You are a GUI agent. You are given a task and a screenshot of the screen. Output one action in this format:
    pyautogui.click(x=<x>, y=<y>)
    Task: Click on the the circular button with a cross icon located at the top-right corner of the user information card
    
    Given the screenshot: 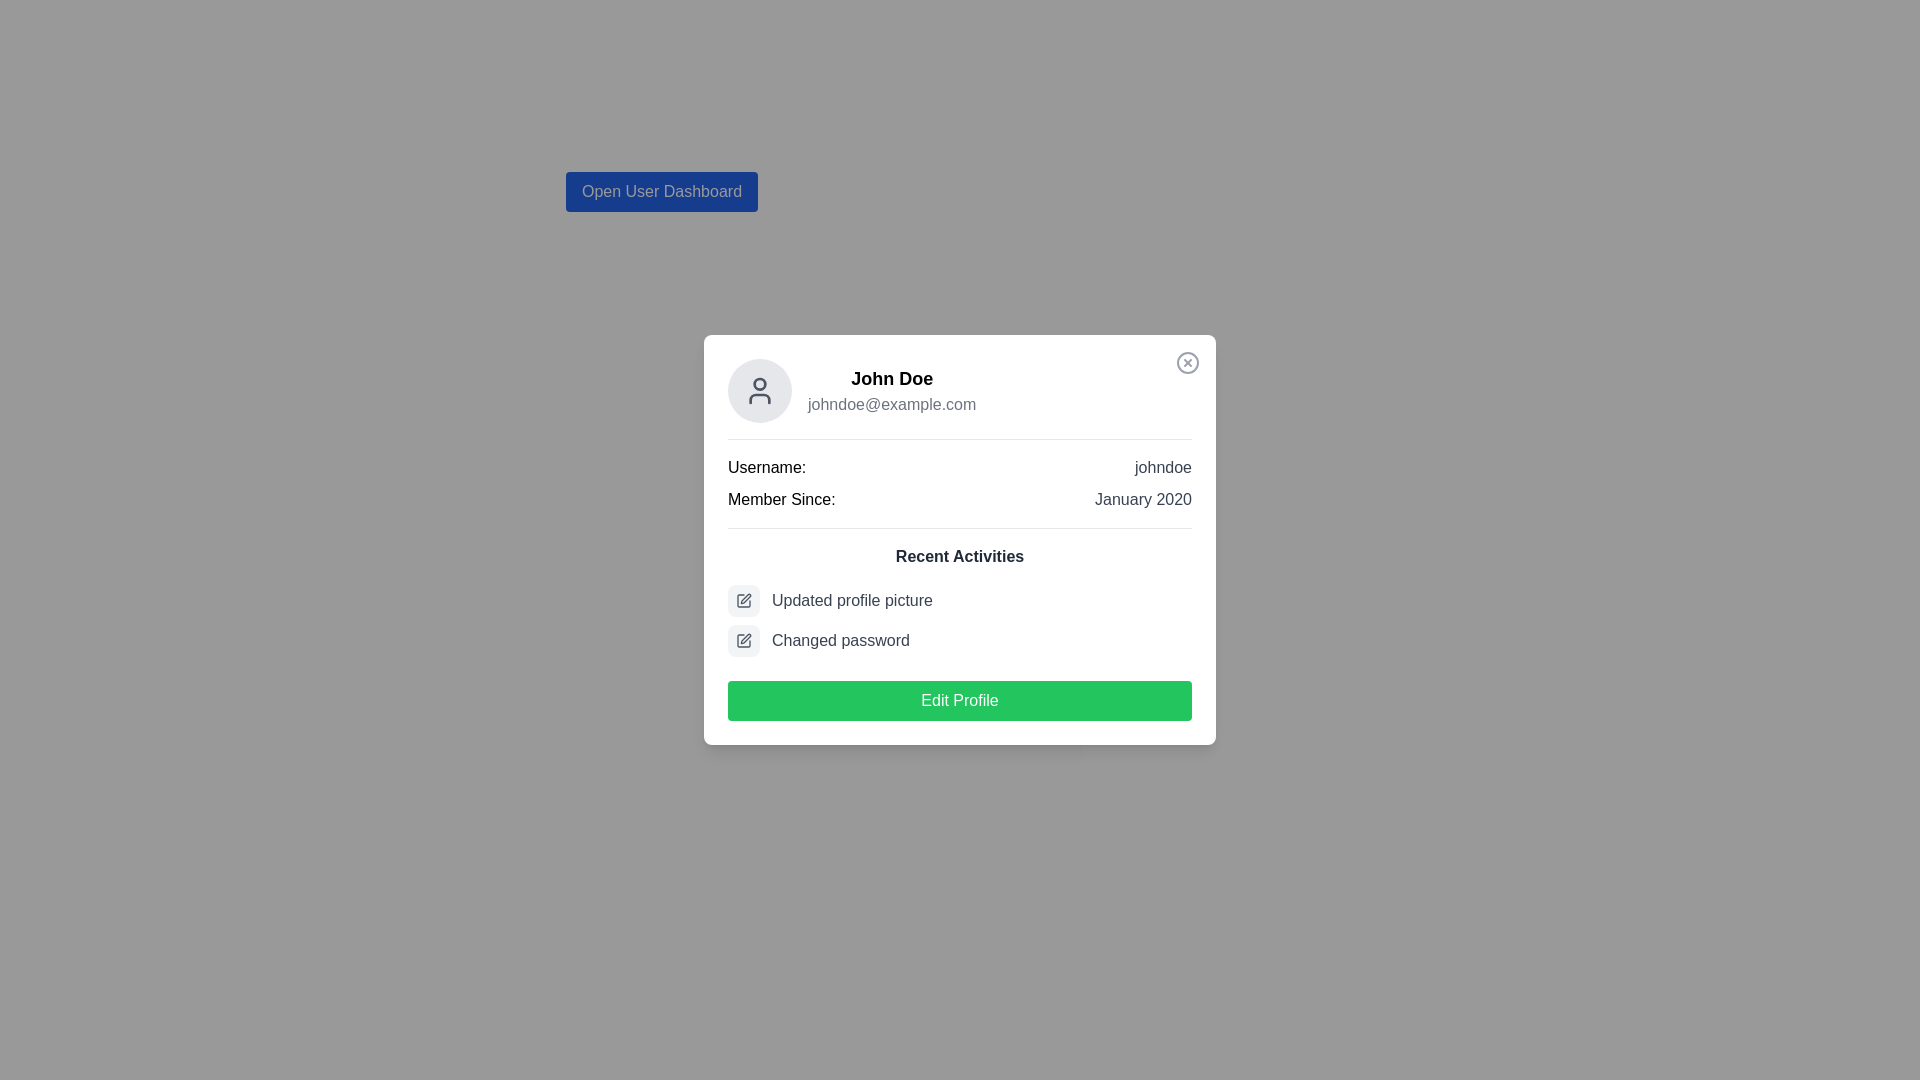 What is the action you would take?
    pyautogui.click(x=1188, y=362)
    